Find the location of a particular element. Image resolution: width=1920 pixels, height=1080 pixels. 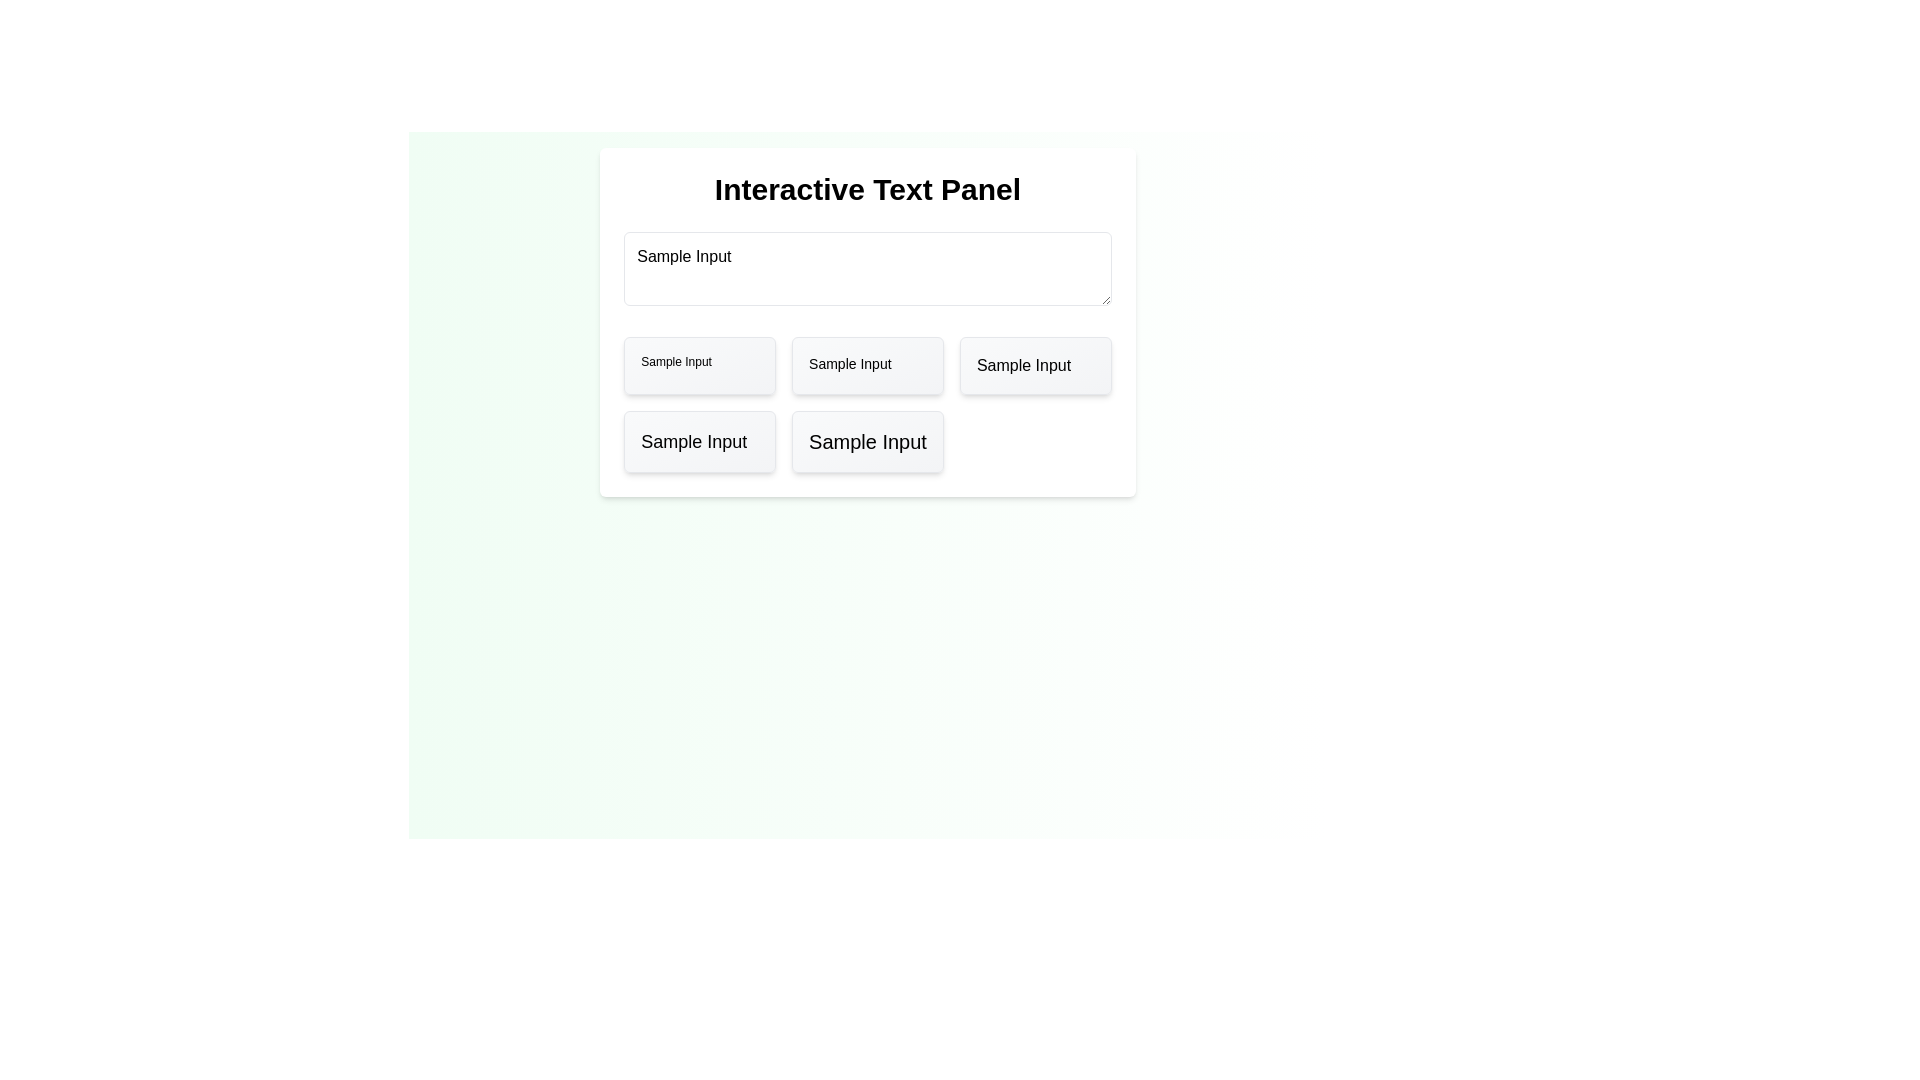

the Informational panel displaying the text 'Sample Input', which is a rectangular panel with a gradient background and rounded corners, located centrally below the header 'Interactive Text Panel' is located at coordinates (868, 366).